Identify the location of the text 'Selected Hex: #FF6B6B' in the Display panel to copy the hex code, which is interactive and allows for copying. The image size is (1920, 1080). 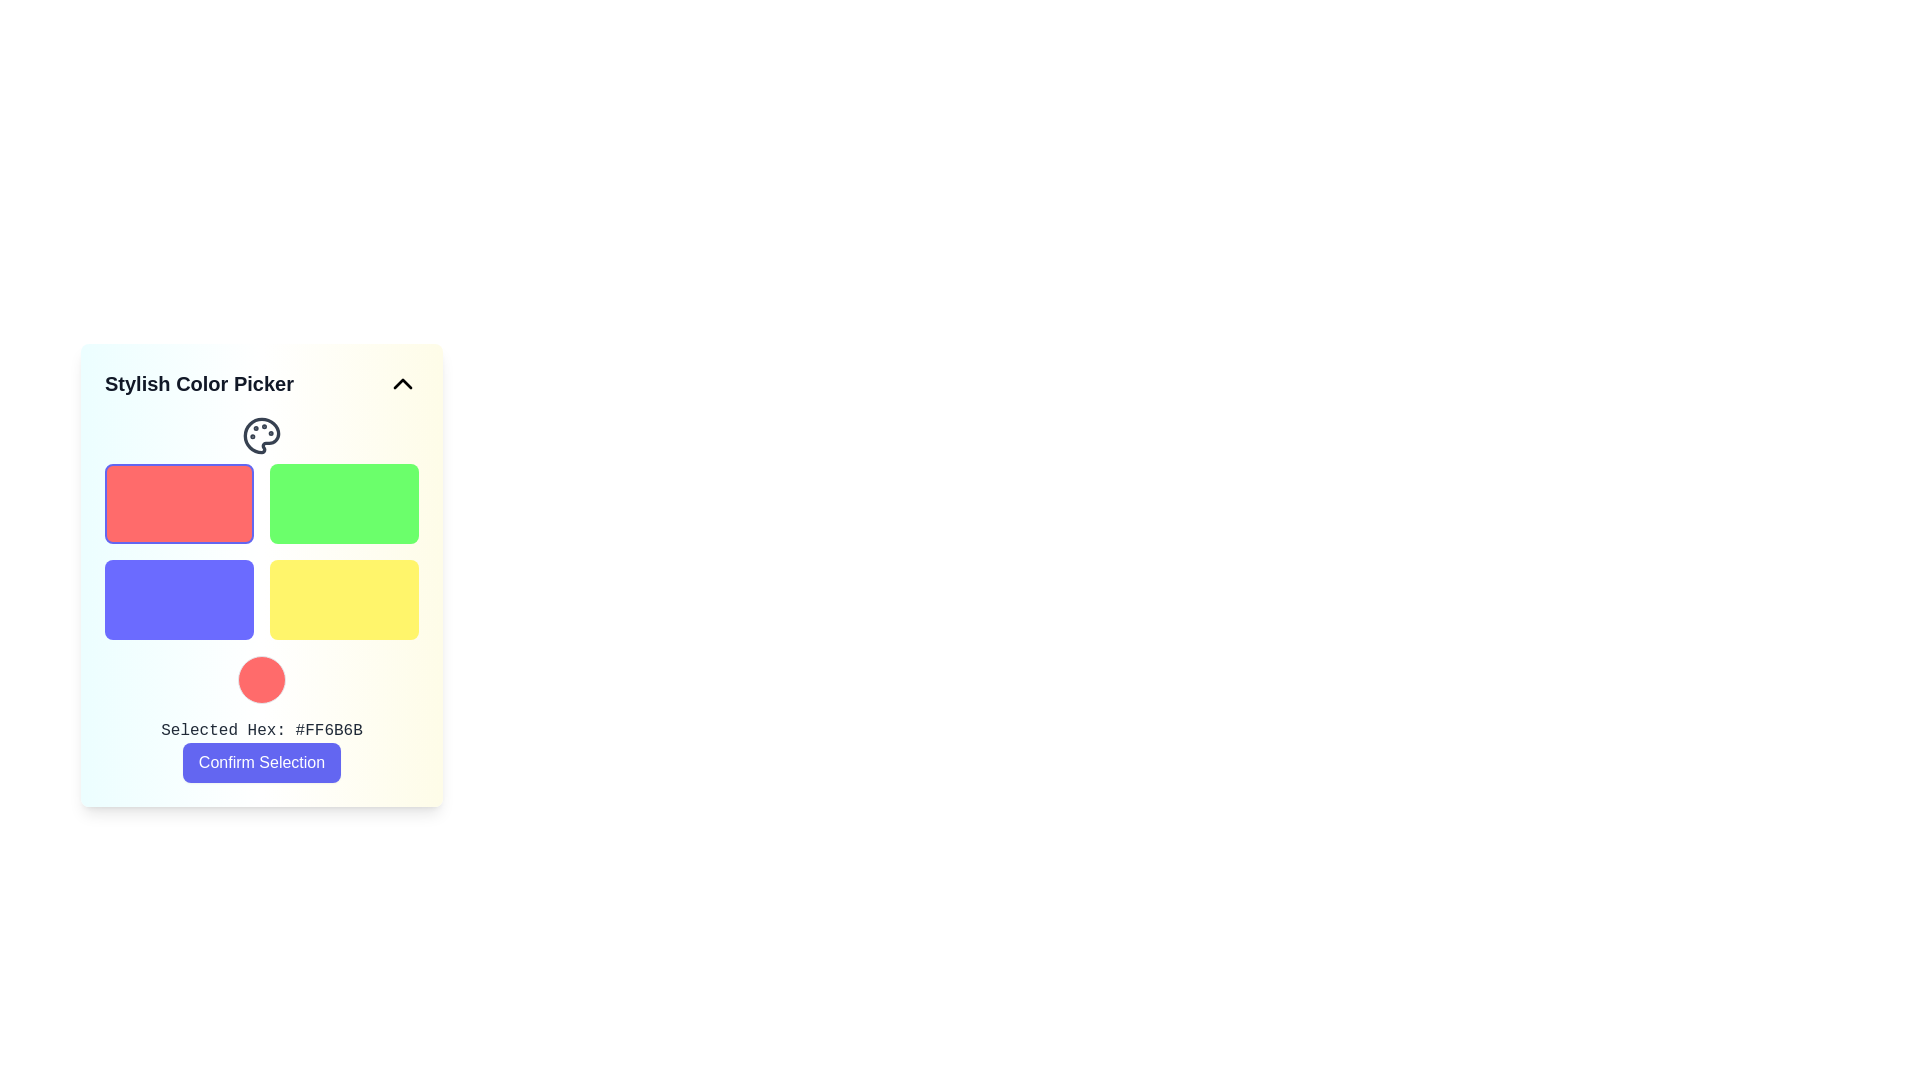
(261, 697).